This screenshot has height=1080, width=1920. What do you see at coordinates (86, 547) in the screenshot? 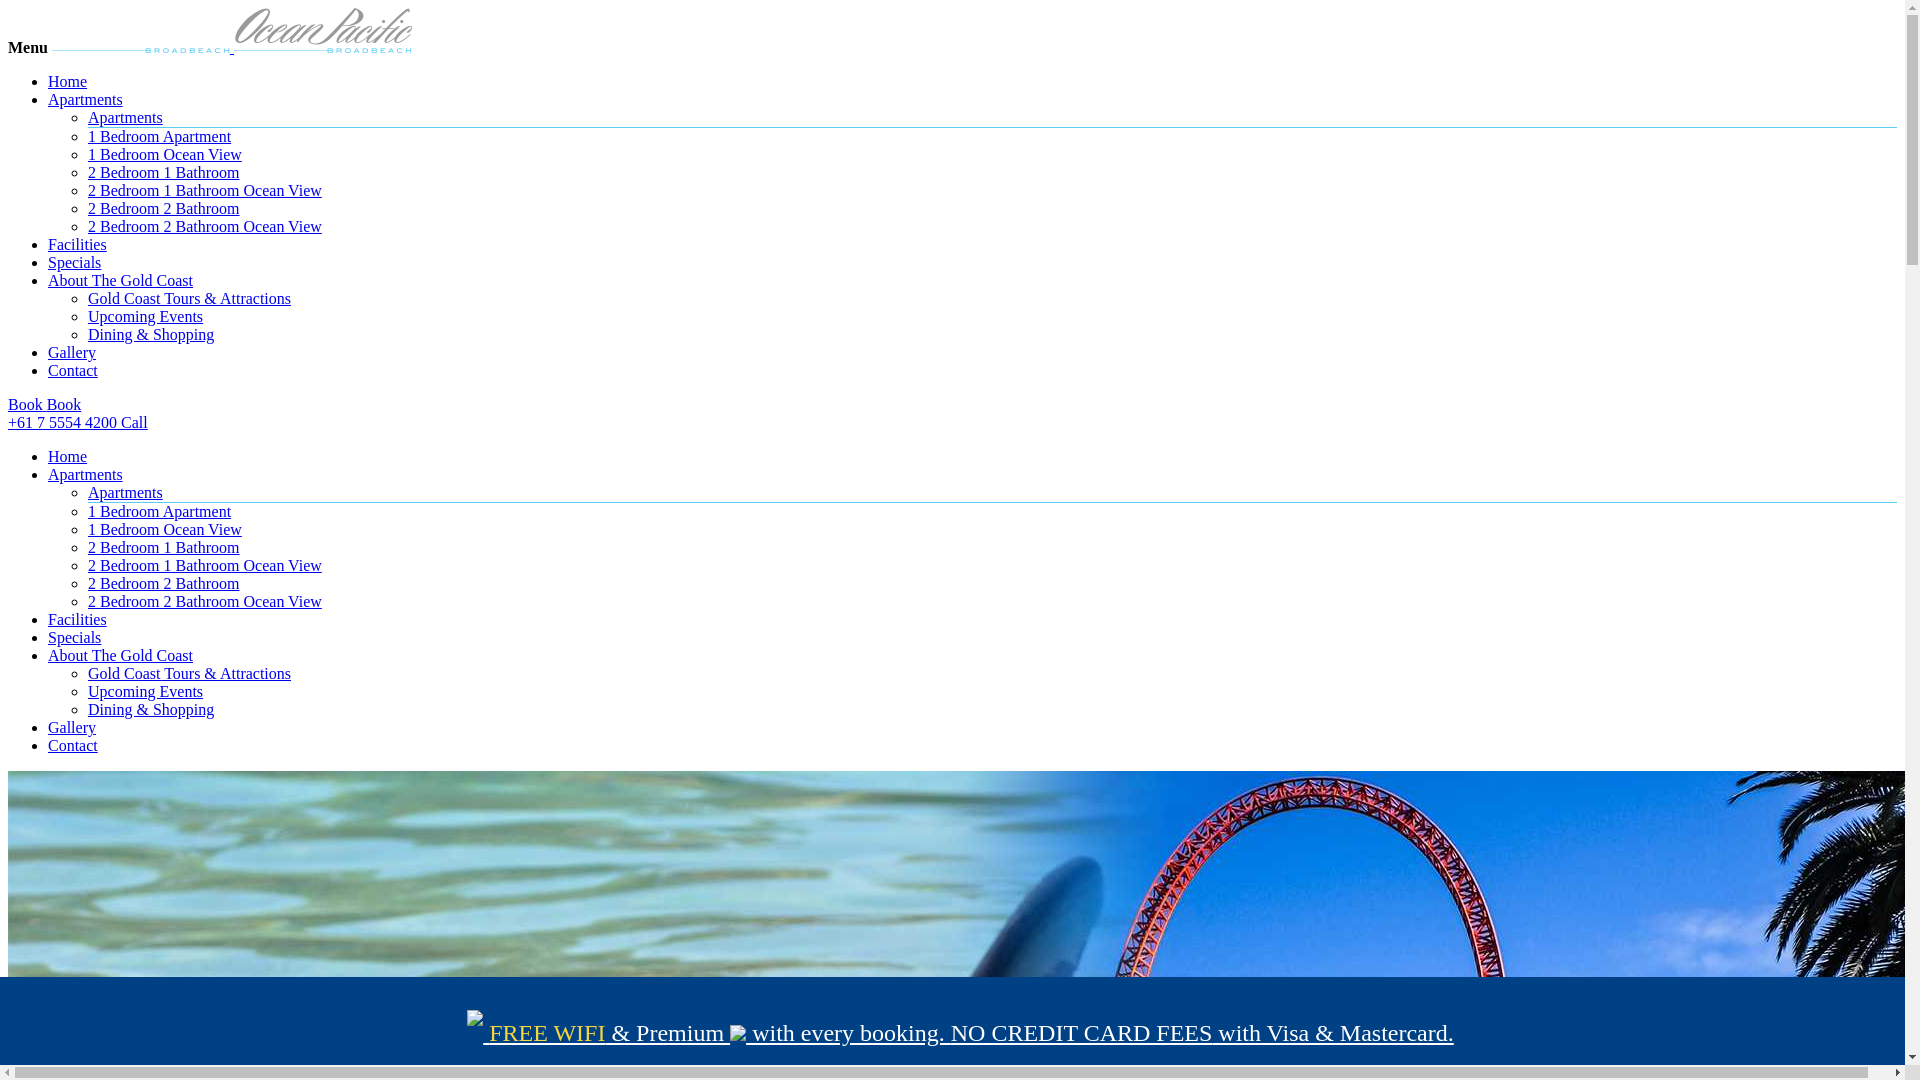
I see `'2 Bedroom 1 Bathroom'` at bounding box center [86, 547].